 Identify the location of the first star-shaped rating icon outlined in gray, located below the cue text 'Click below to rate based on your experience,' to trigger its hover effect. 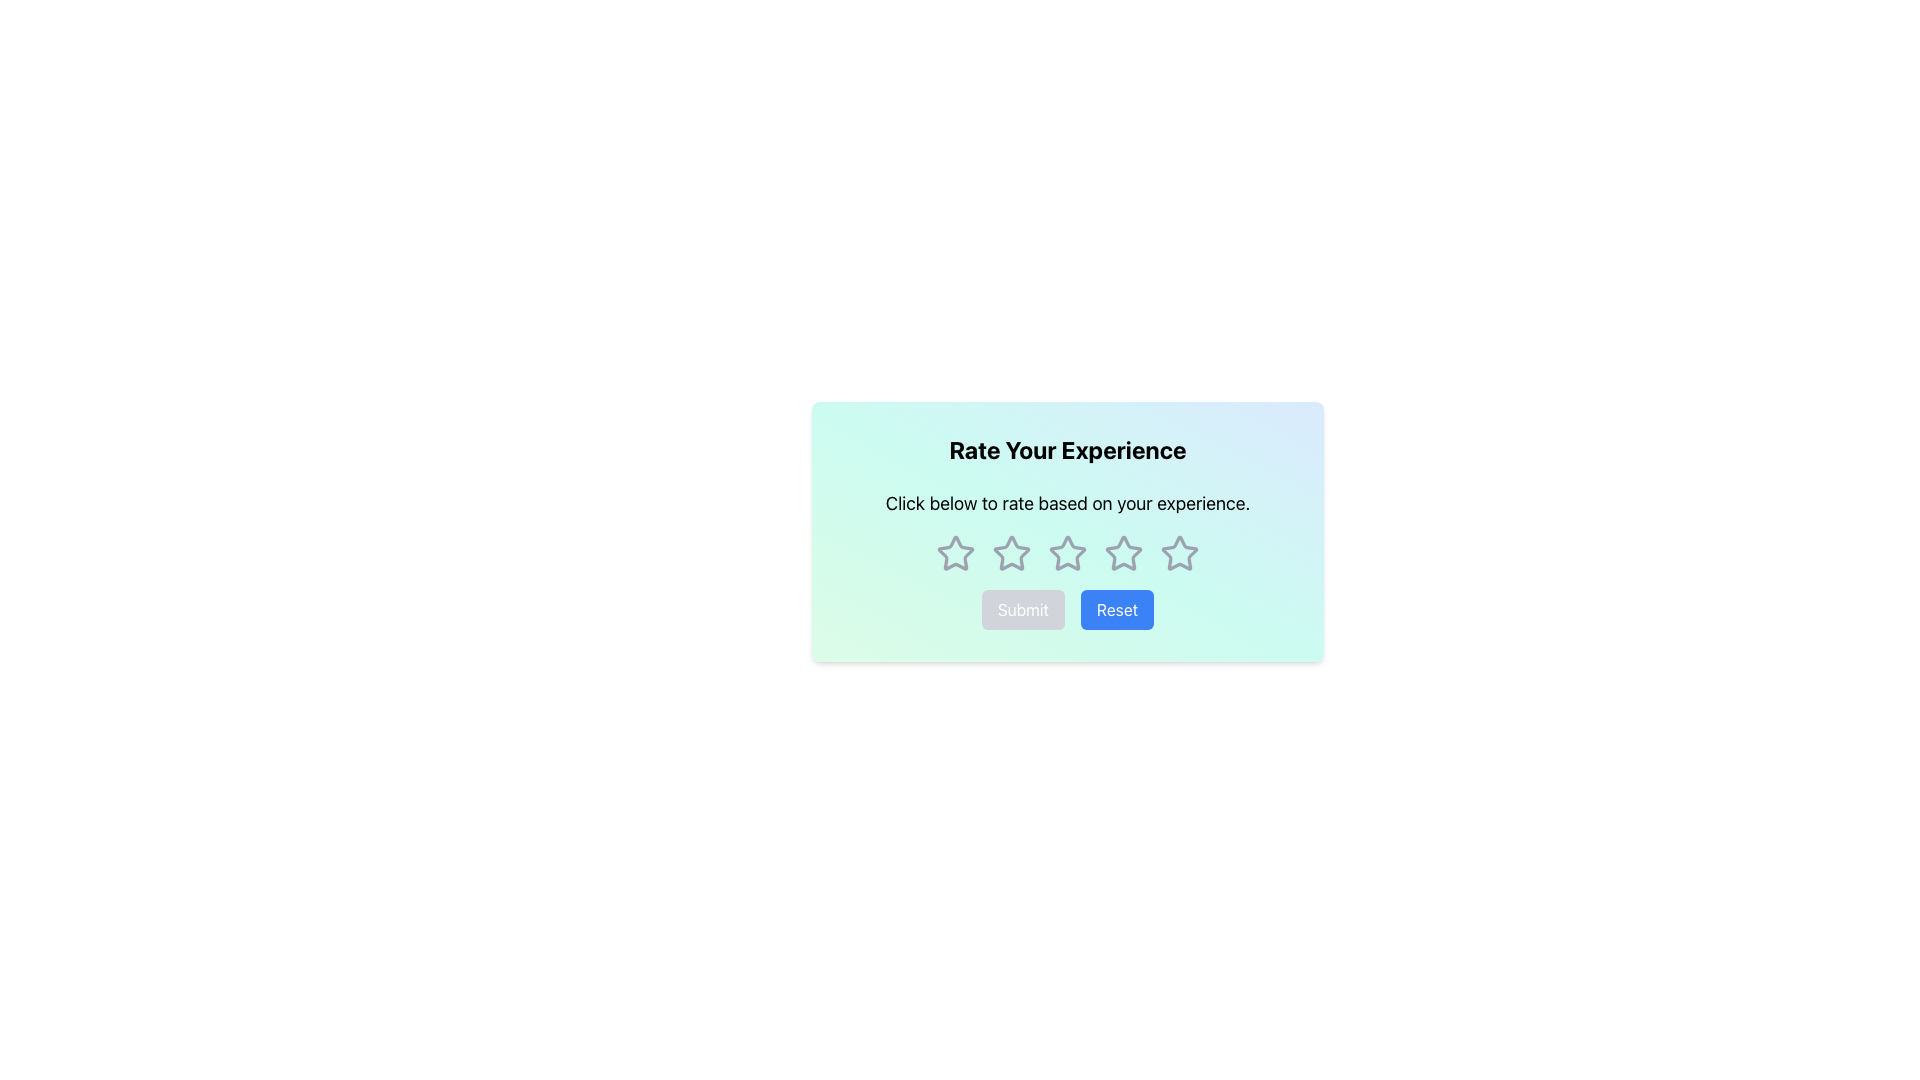
(954, 554).